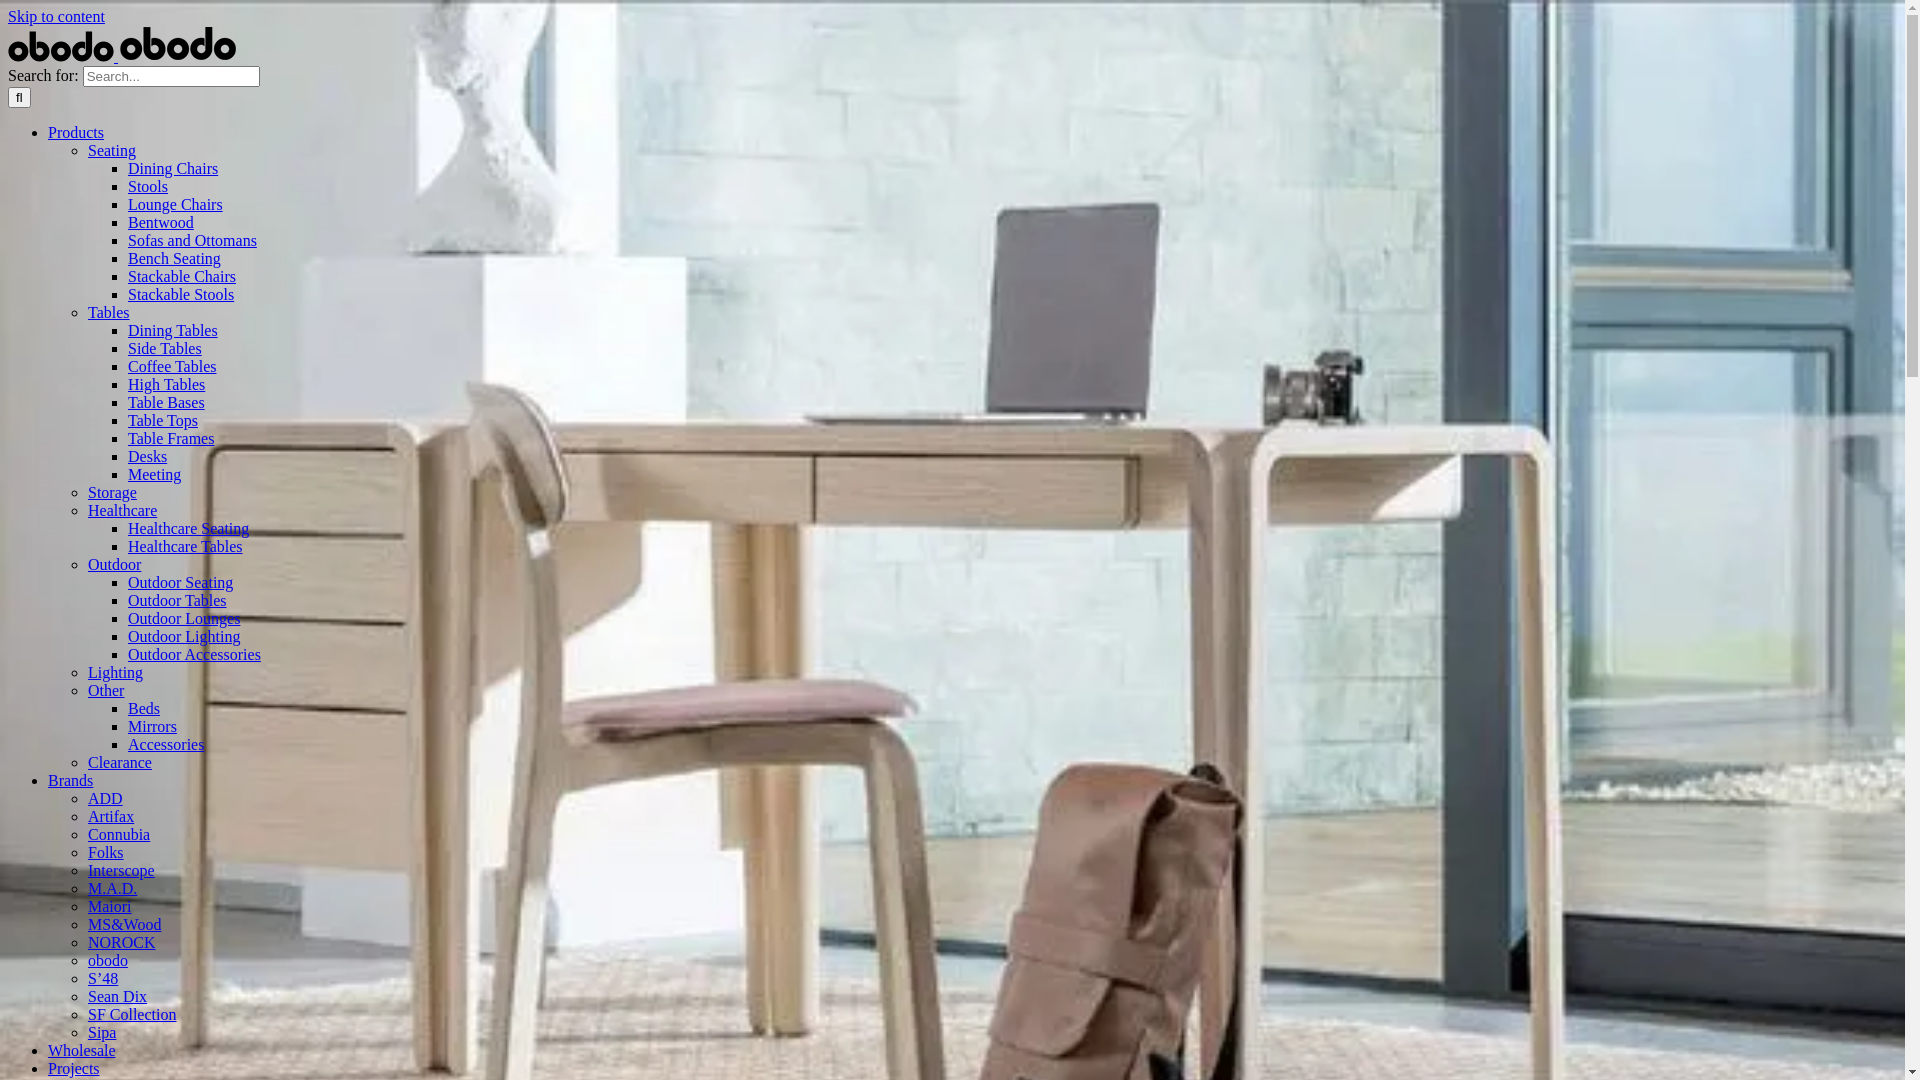 The width and height of the screenshot is (1920, 1080). I want to click on 'Skip to content', so click(56, 16).